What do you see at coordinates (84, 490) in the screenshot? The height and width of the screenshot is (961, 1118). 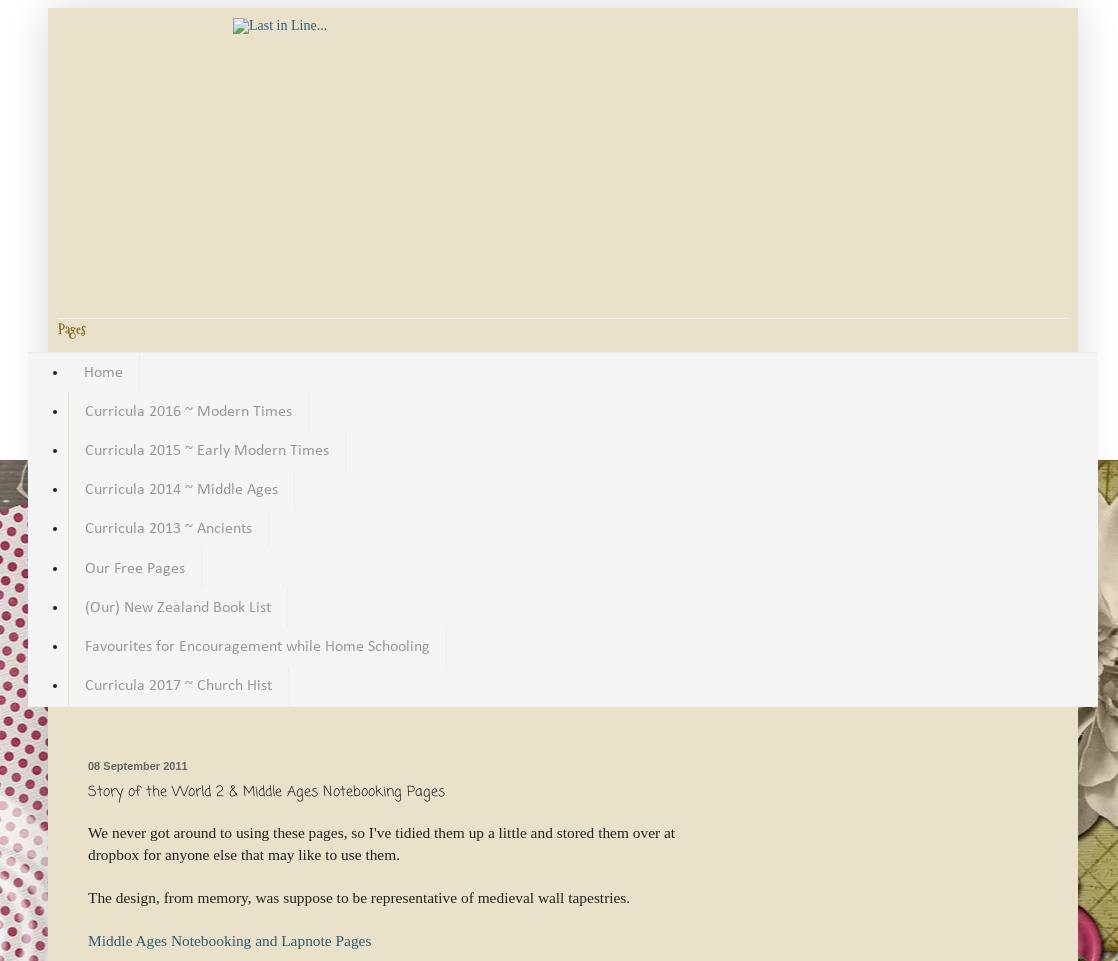 I see `'Curricula 2014 ~ Middle Ages'` at bounding box center [84, 490].